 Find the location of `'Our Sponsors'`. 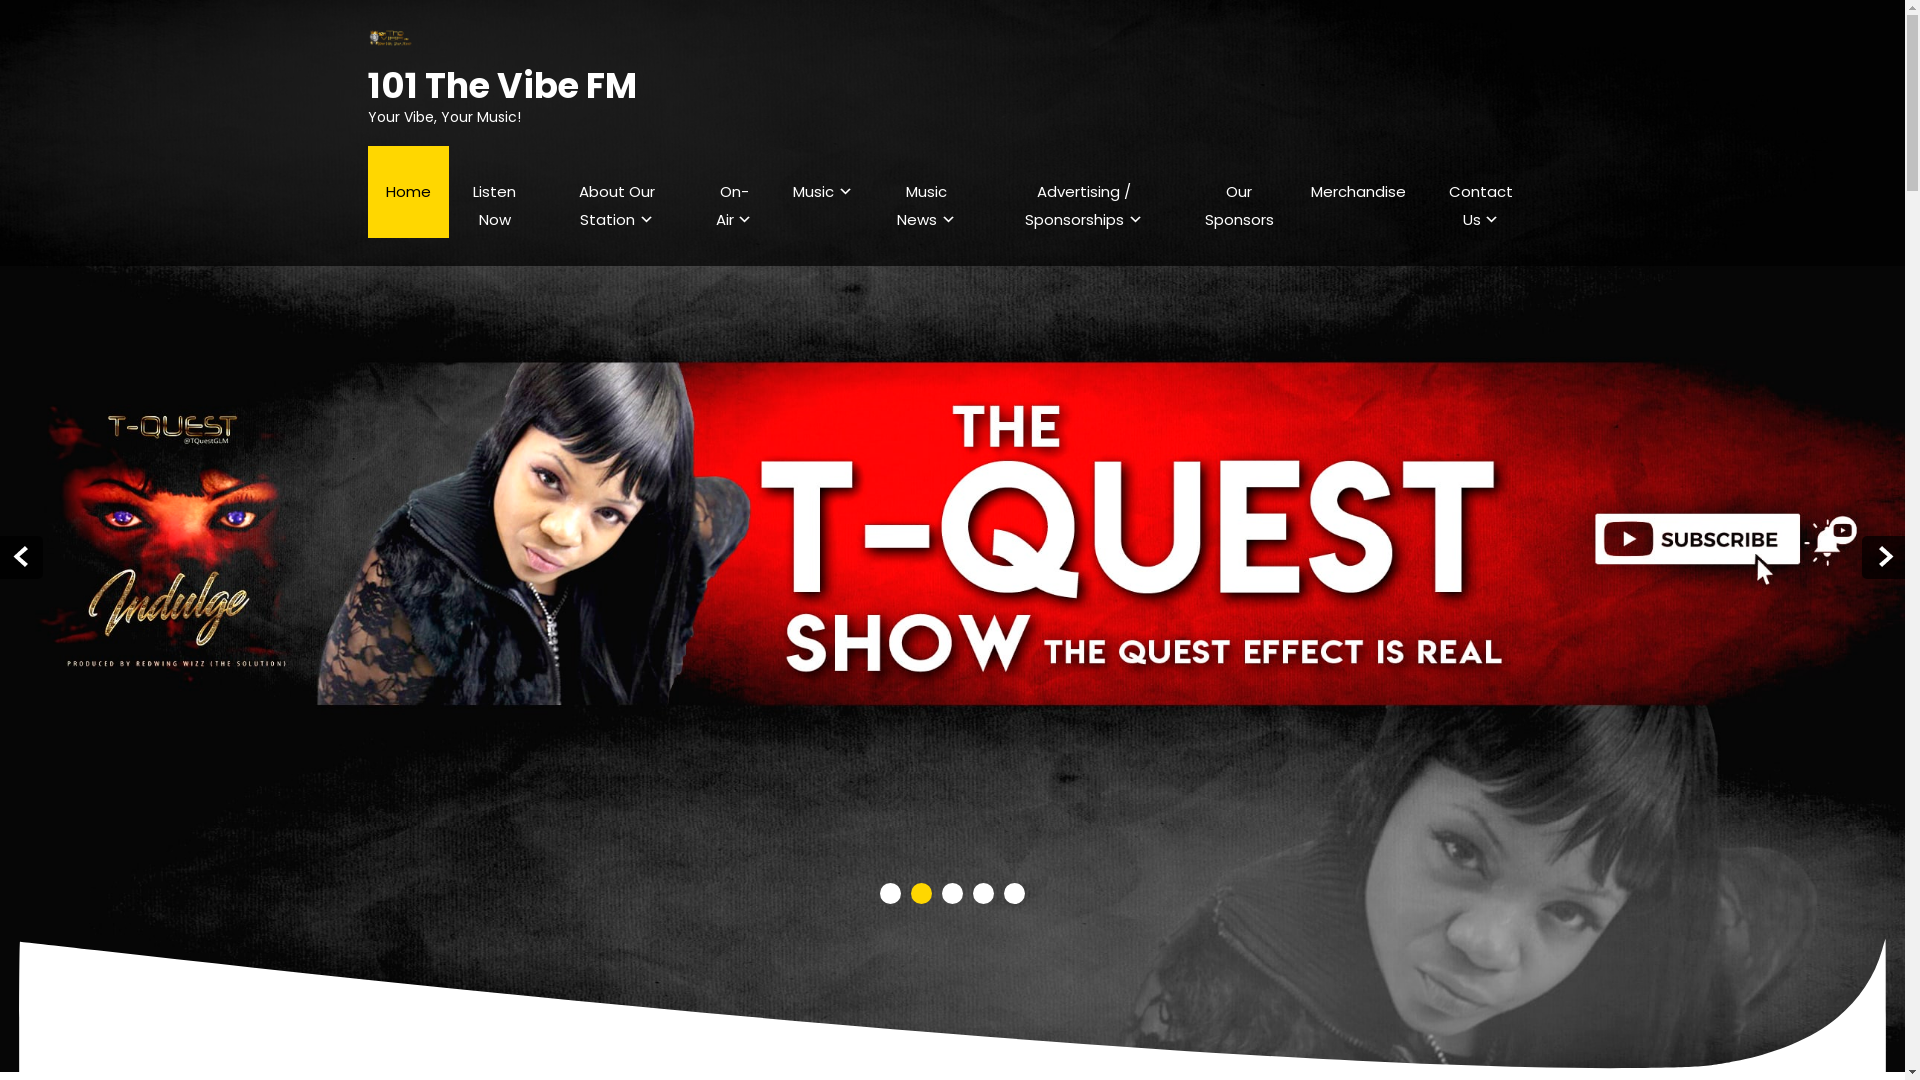

'Our Sponsors' is located at coordinates (1237, 205).